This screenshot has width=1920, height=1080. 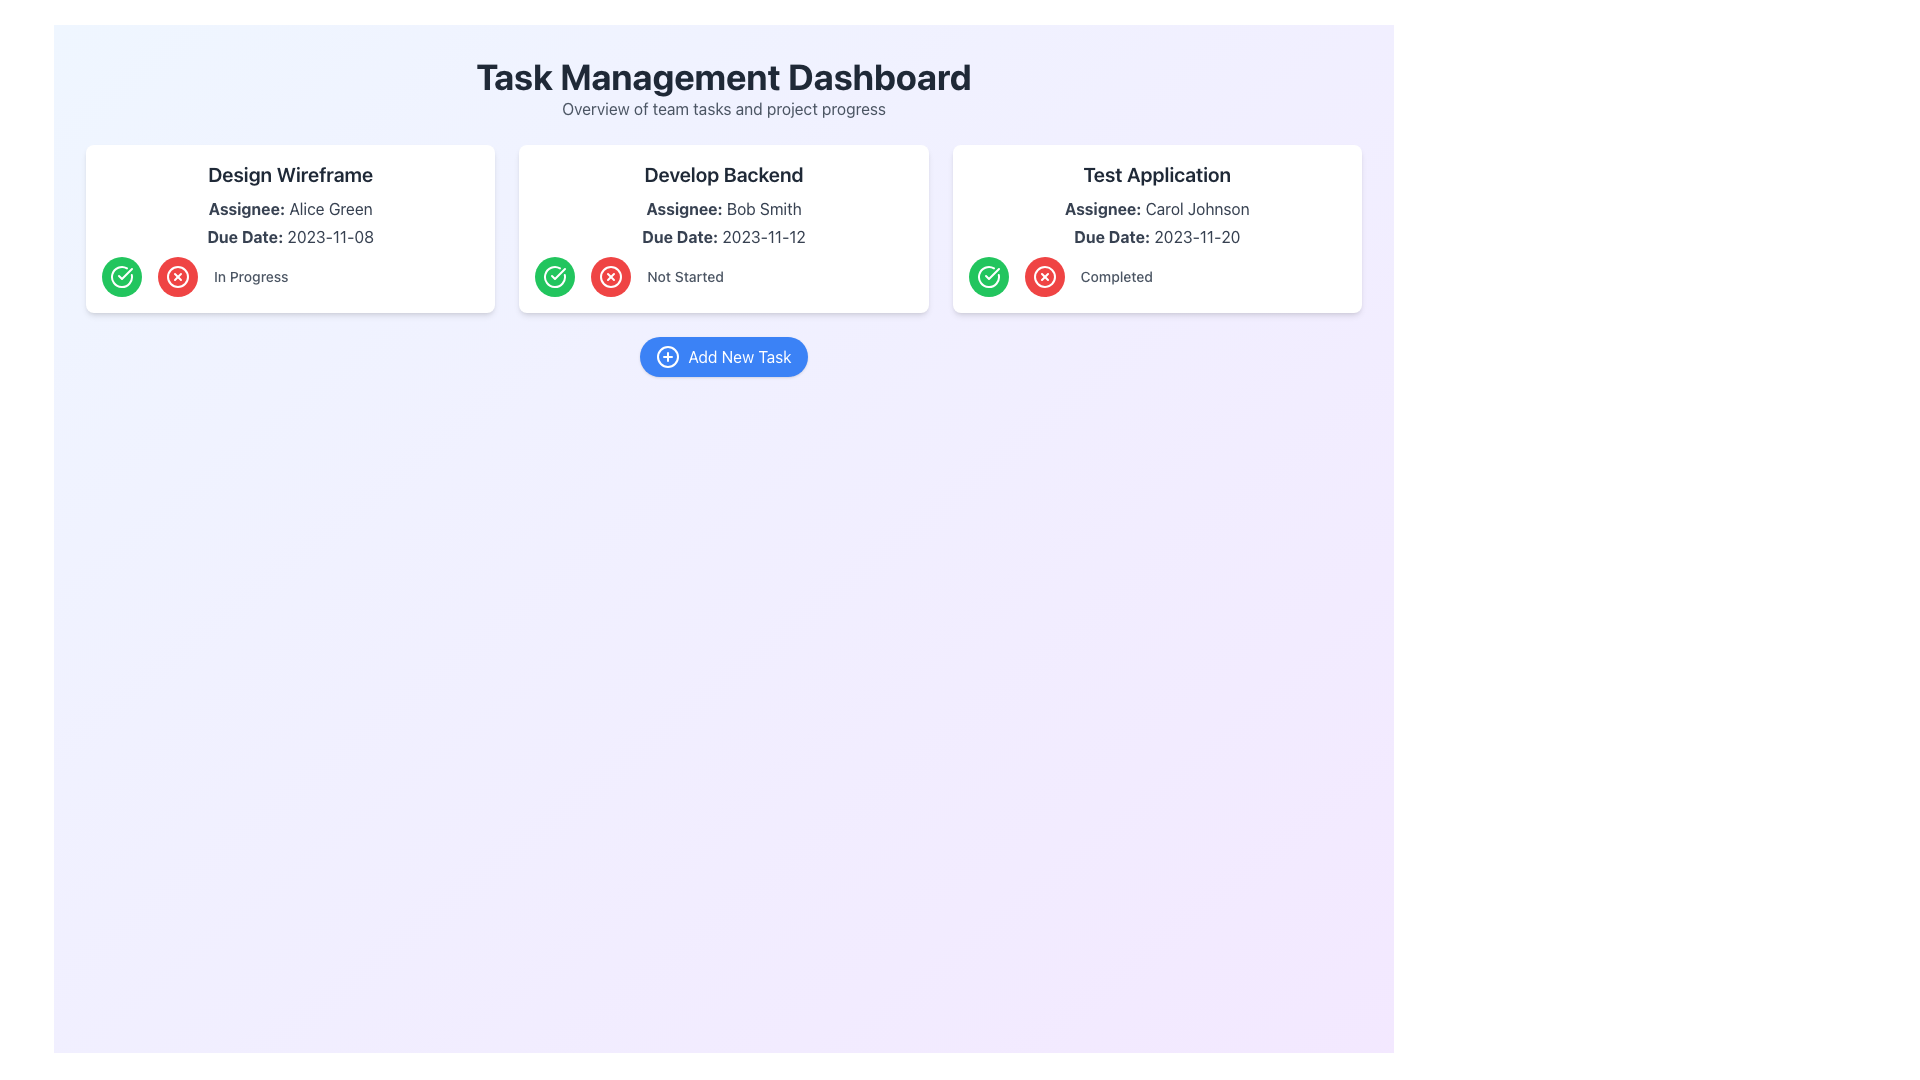 What do you see at coordinates (1043, 277) in the screenshot?
I see `the circular red button with a white cross symbol located in the last task card of the 'Test Application' to reject/close` at bounding box center [1043, 277].